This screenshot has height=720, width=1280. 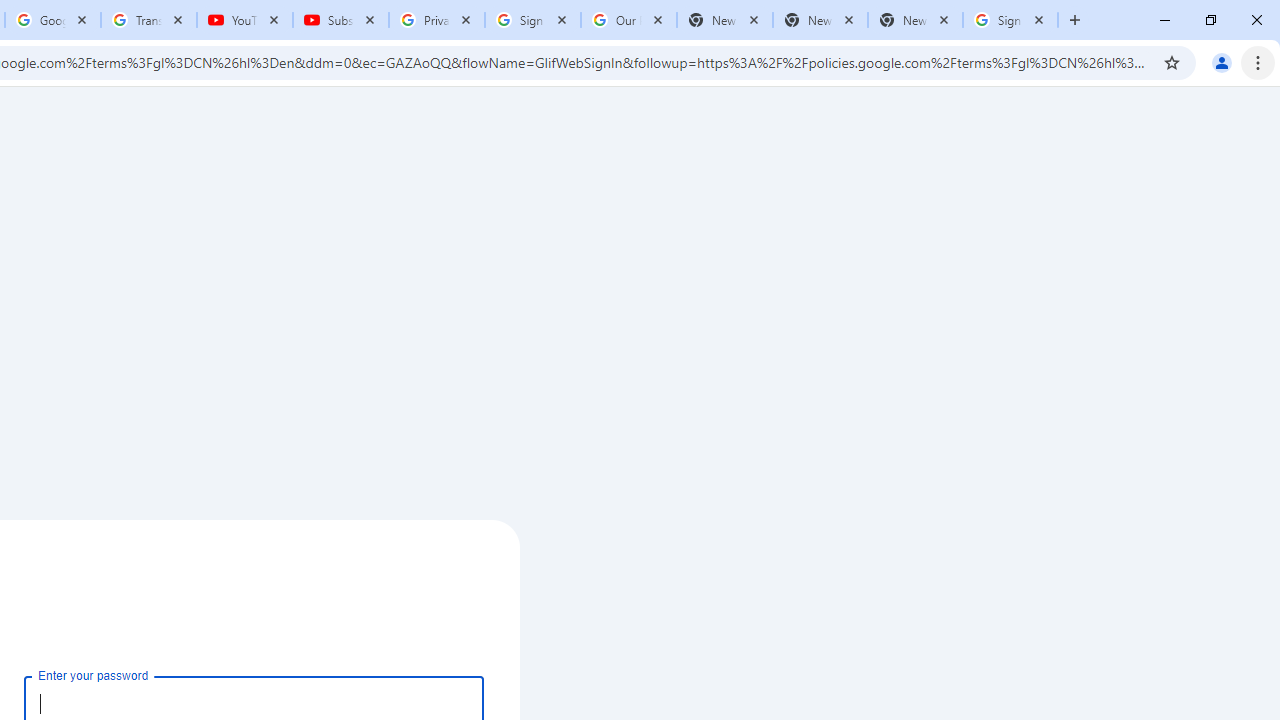 What do you see at coordinates (1010, 20) in the screenshot?
I see `'Sign in - Google Accounts'` at bounding box center [1010, 20].